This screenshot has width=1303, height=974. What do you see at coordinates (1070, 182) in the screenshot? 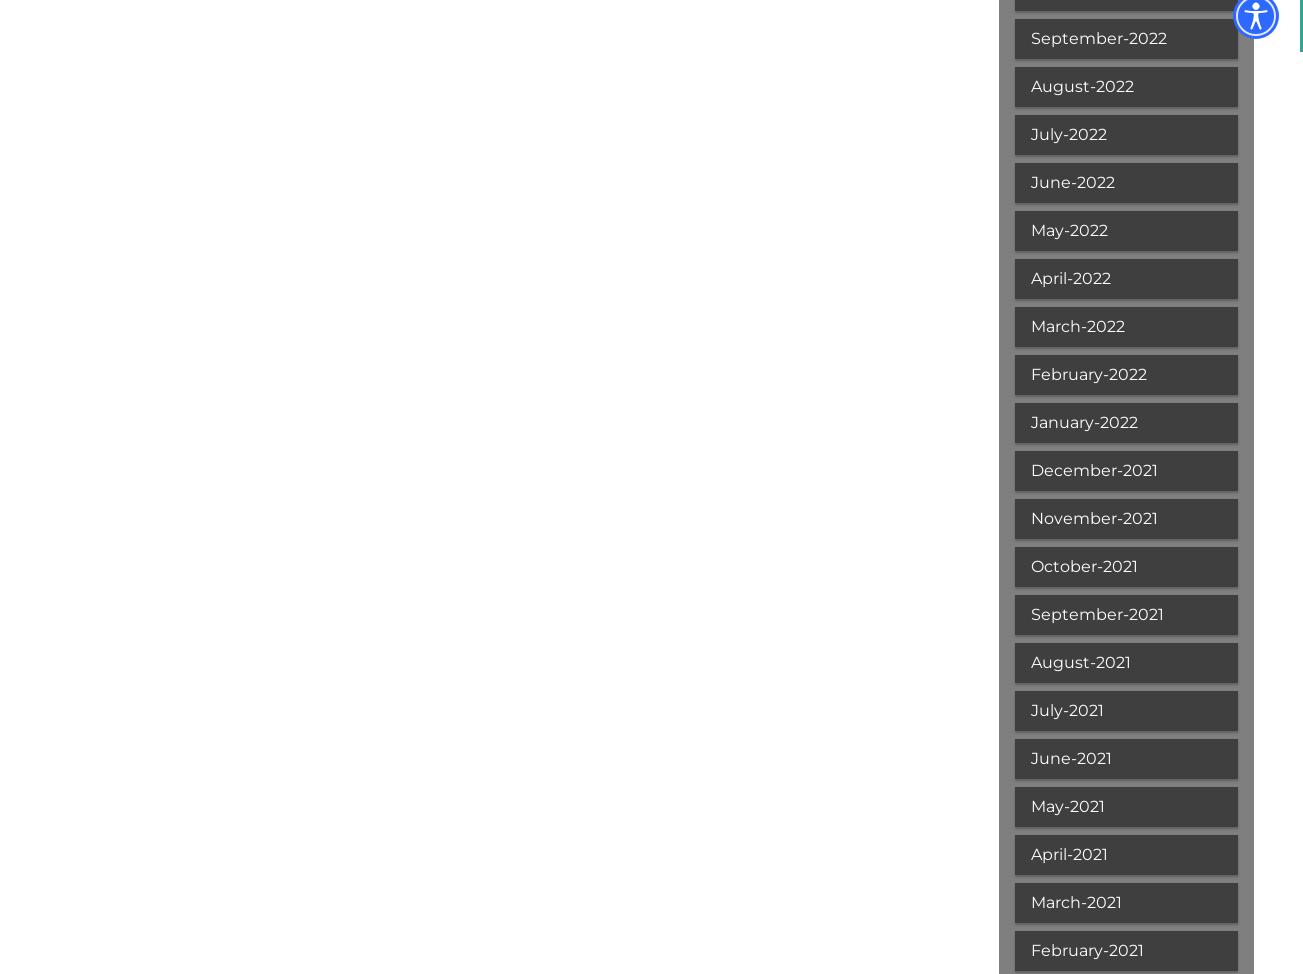
I see `'June-2022'` at bounding box center [1070, 182].